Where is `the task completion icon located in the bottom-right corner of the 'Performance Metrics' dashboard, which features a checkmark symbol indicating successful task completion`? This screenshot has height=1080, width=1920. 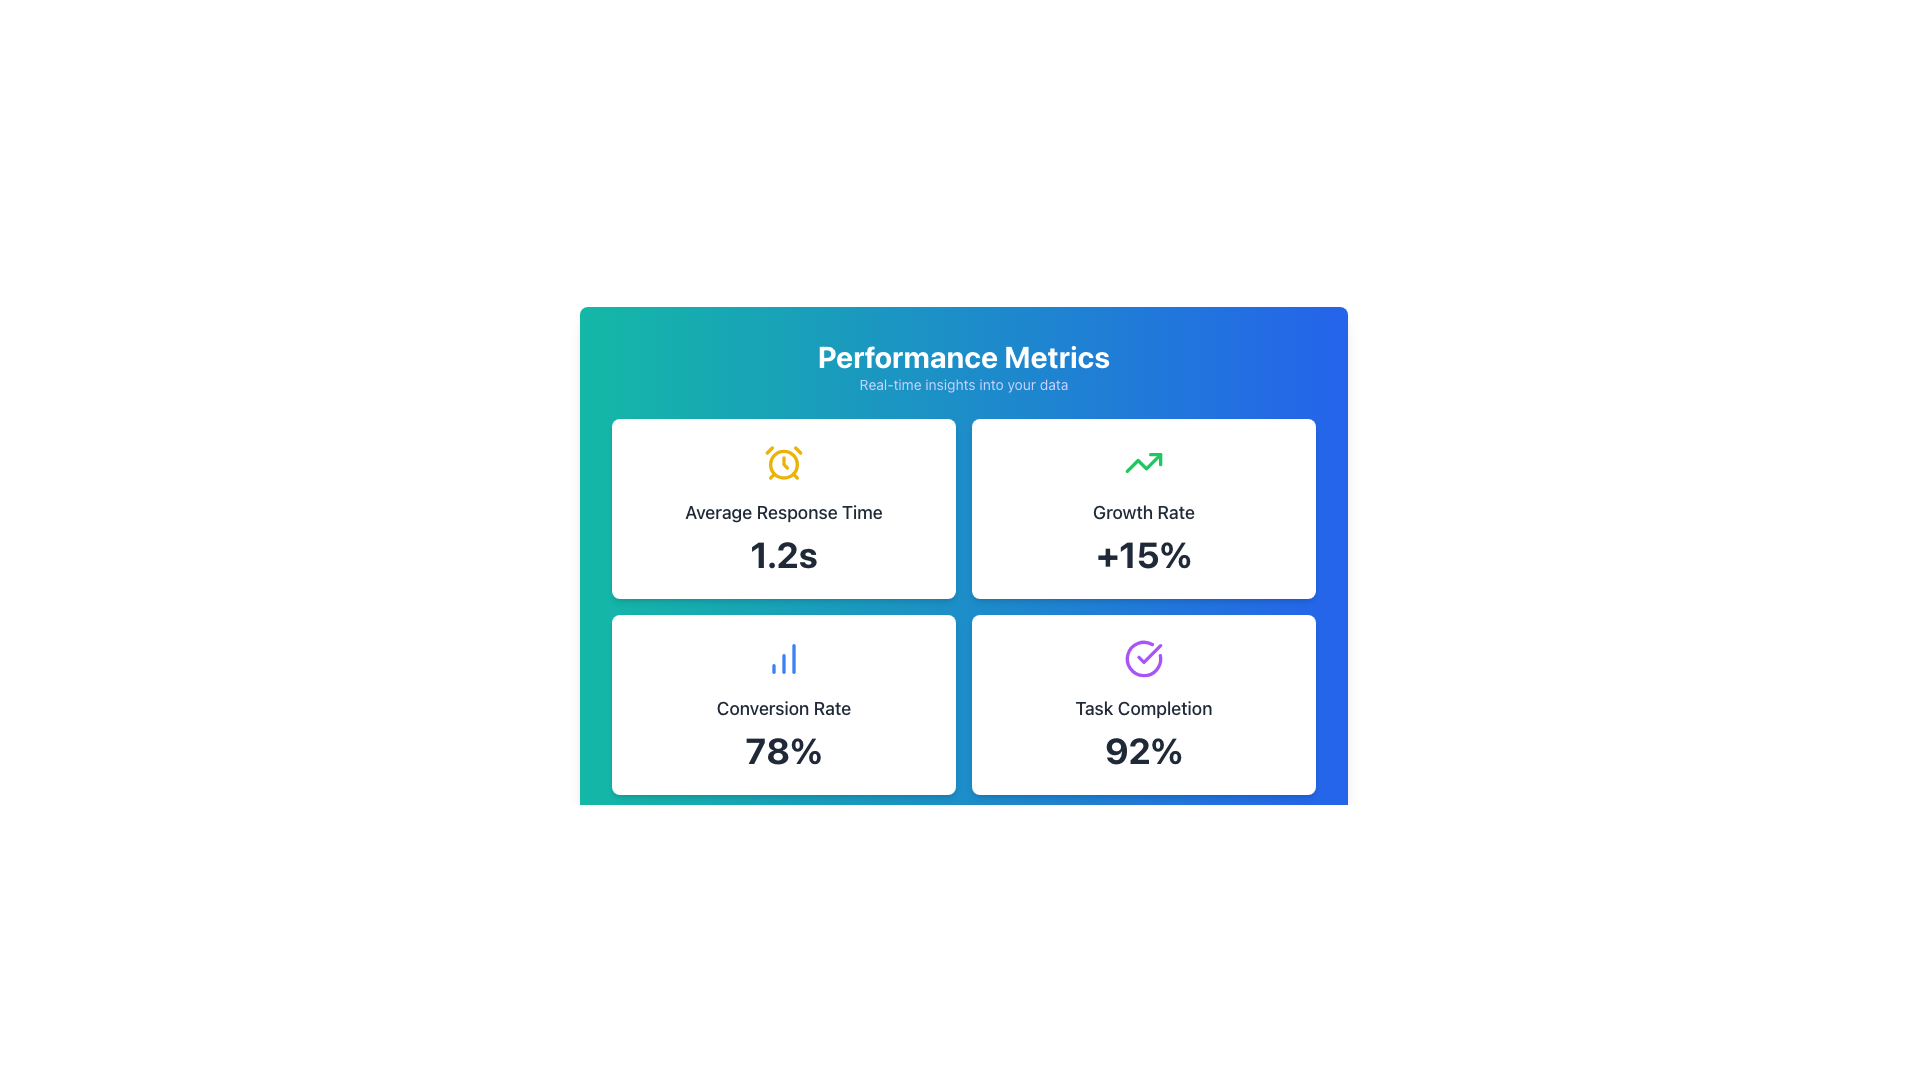 the task completion icon located in the bottom-right corner of the 'Performance Metrics' dashboard, which features a checkmark symbol indicating successful task completion is located at coordinates (1143, 659).